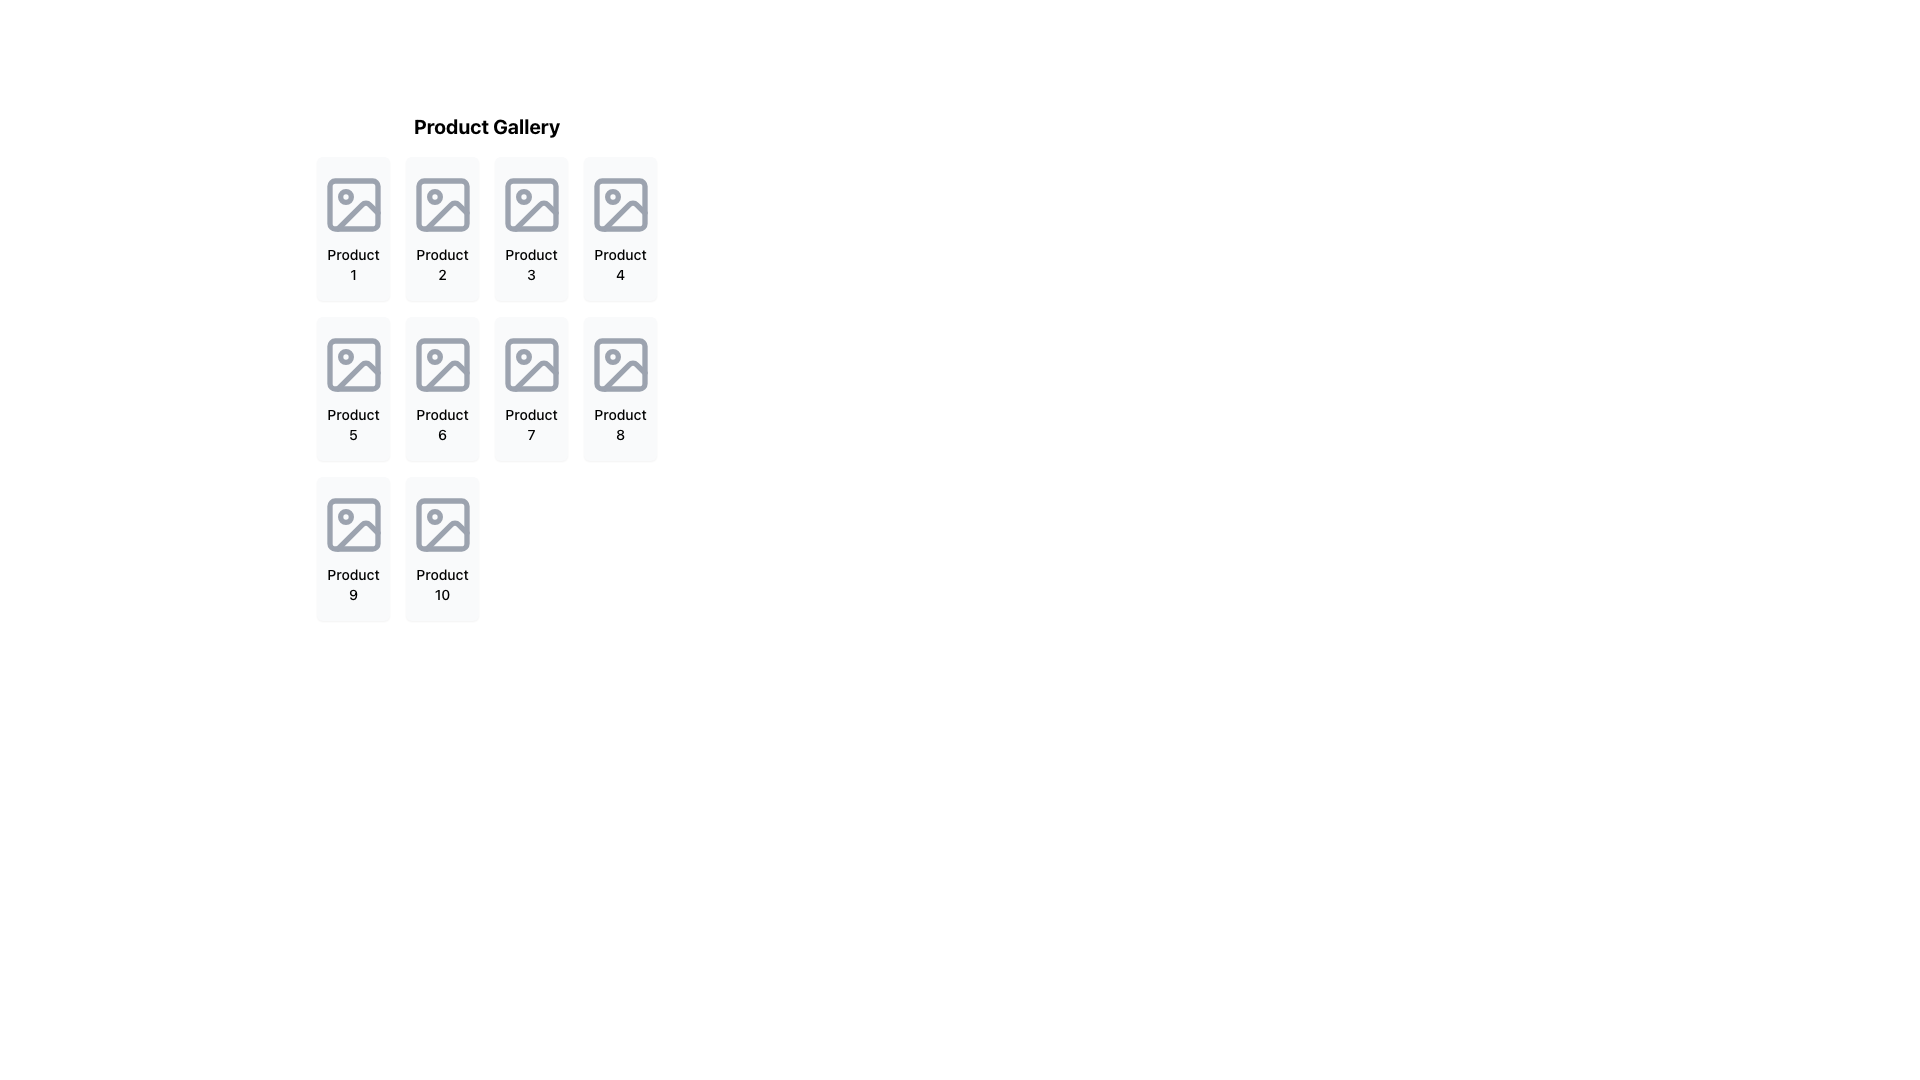  I want to click on text label 'Product 8' which is centrally aligned and located in the fourth column of the second row from the bottom in the product grid, so click(619, 423).